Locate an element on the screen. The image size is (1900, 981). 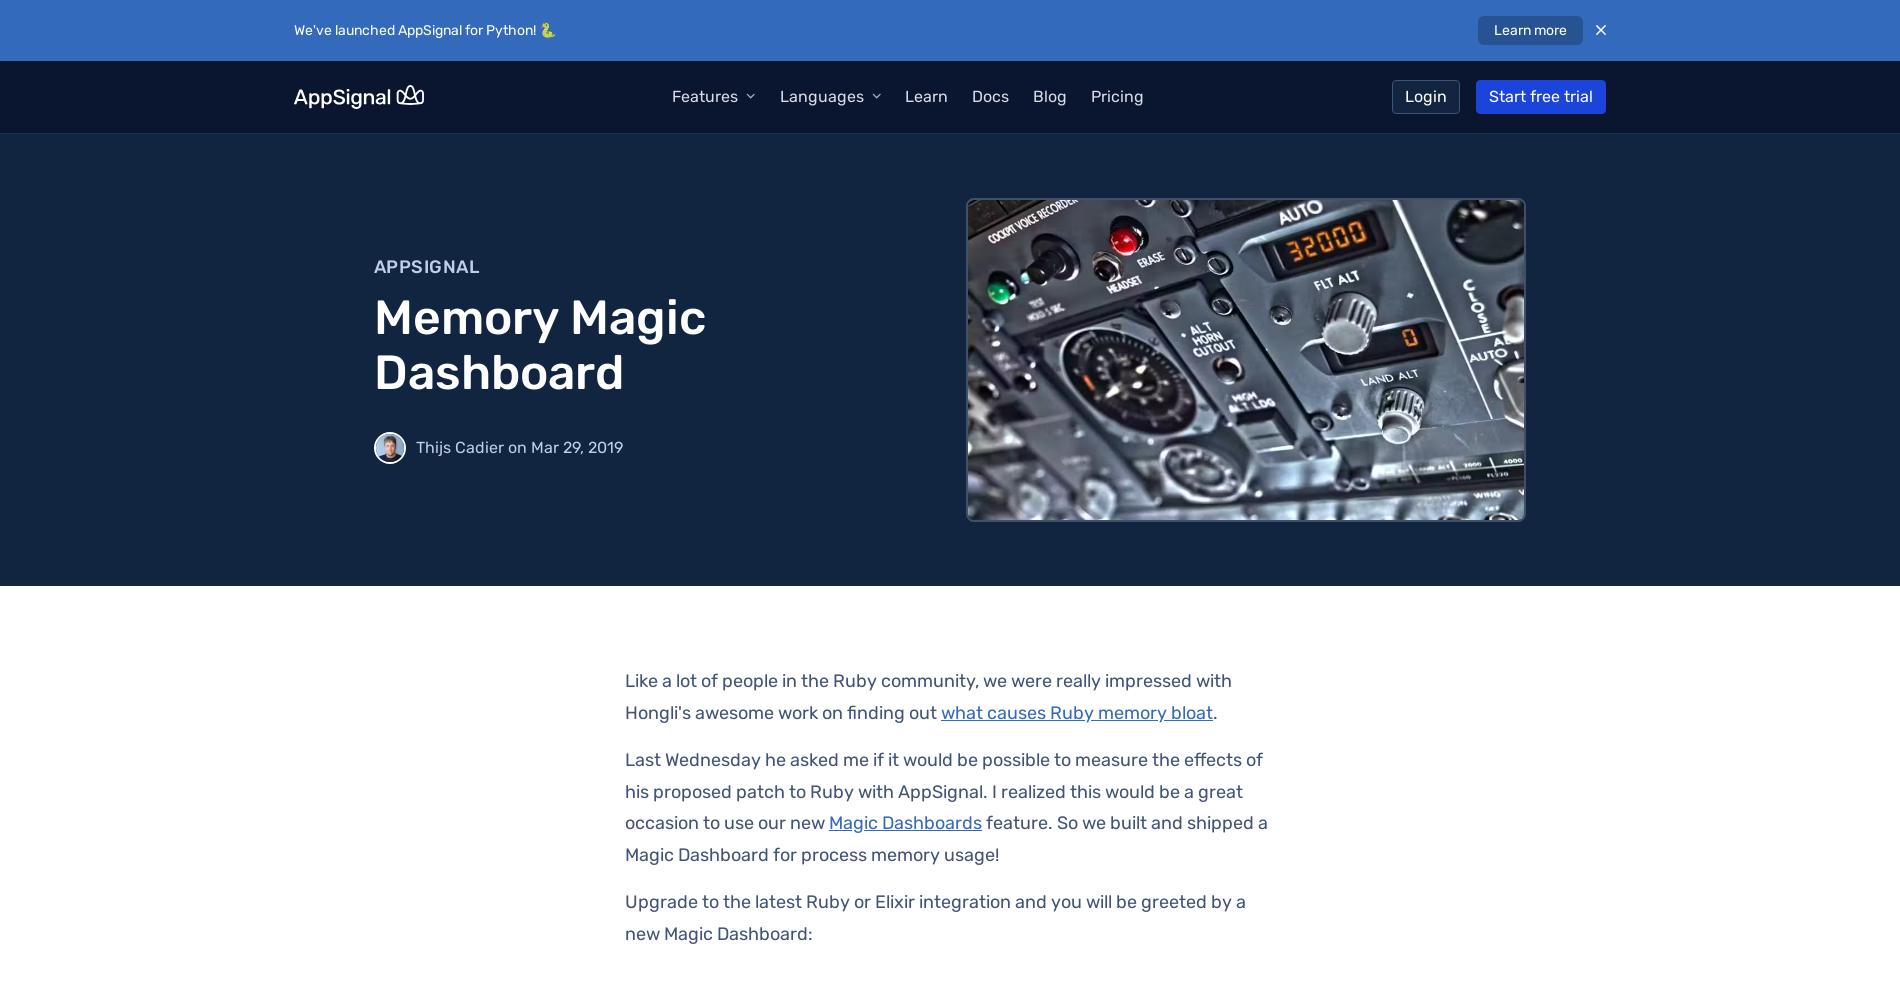
'Magic Dashboards' is located at coordinates (904, 822).